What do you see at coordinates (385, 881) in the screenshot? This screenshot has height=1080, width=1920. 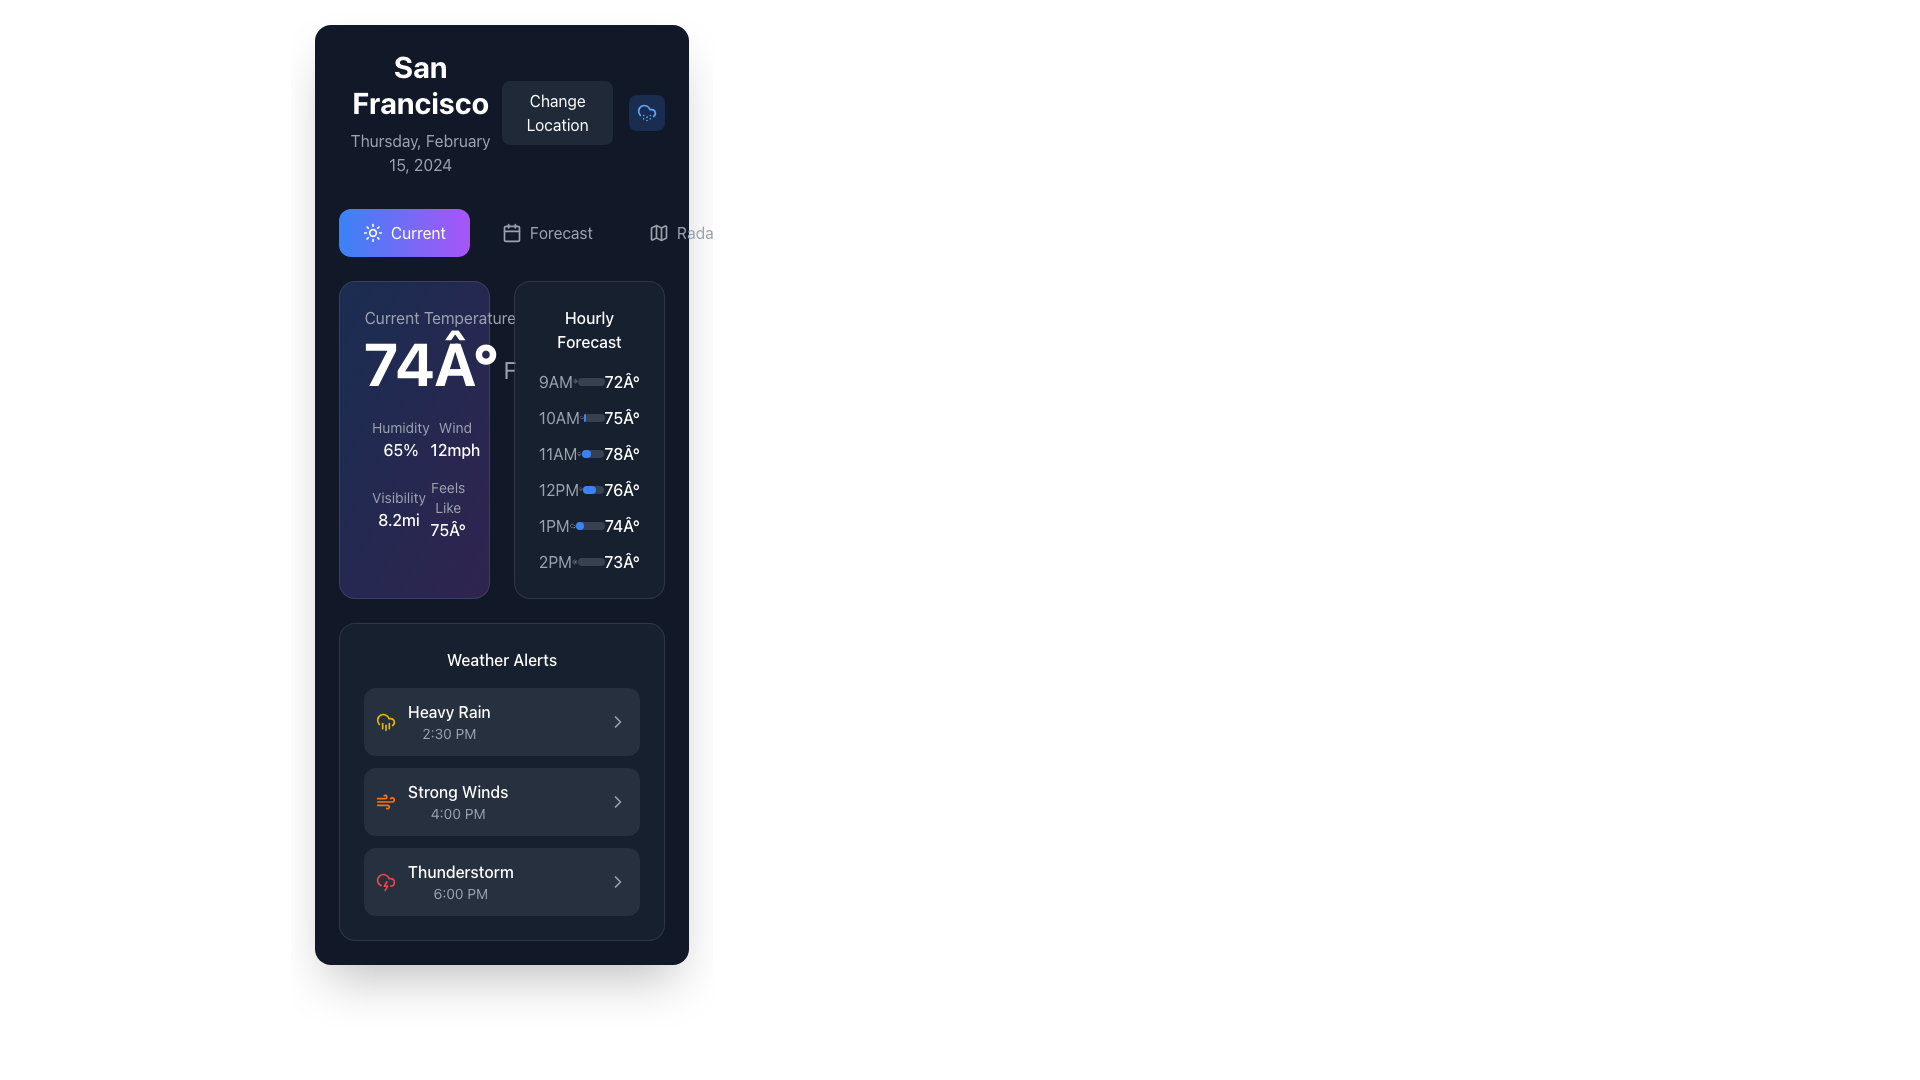 I see `the thunderstorm weather alert icon located in the 'Weather Alerts' section, specifically in the 'Thunderstorm 6:00 PM' row, which is positioned leftmost next to the descriptive text` at bounding box center [385, 881].